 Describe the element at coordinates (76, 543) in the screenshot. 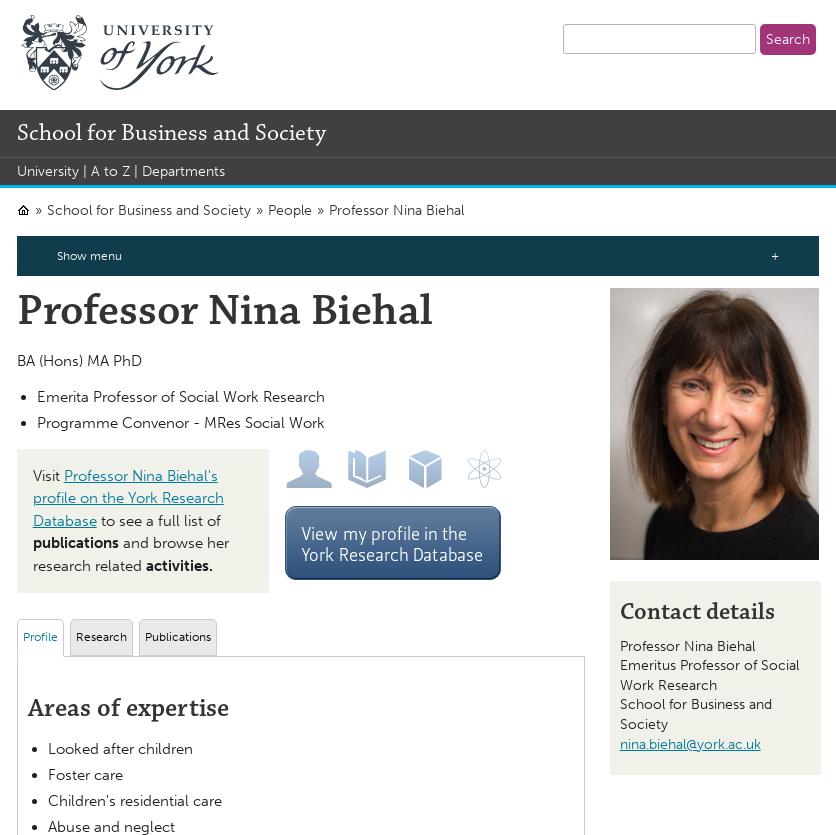

I see `'publications'` at that location.